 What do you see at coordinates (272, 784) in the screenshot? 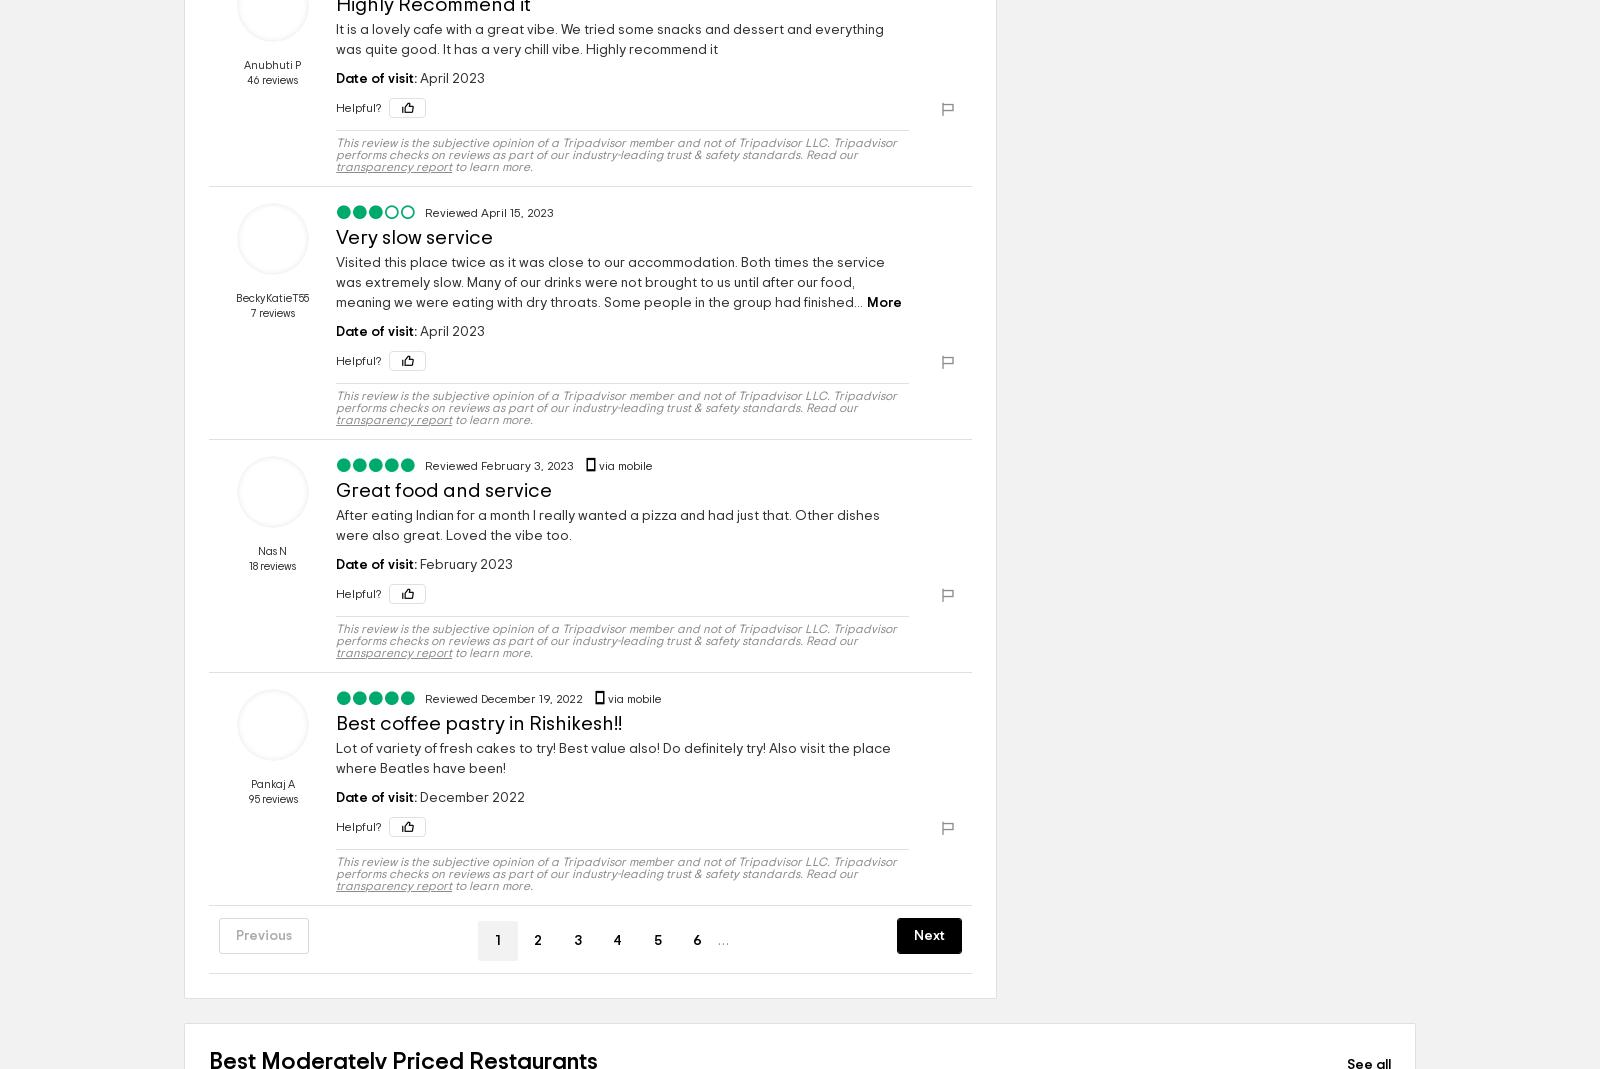
I see `'Pankaj A'` at bounding box center [272, 784].